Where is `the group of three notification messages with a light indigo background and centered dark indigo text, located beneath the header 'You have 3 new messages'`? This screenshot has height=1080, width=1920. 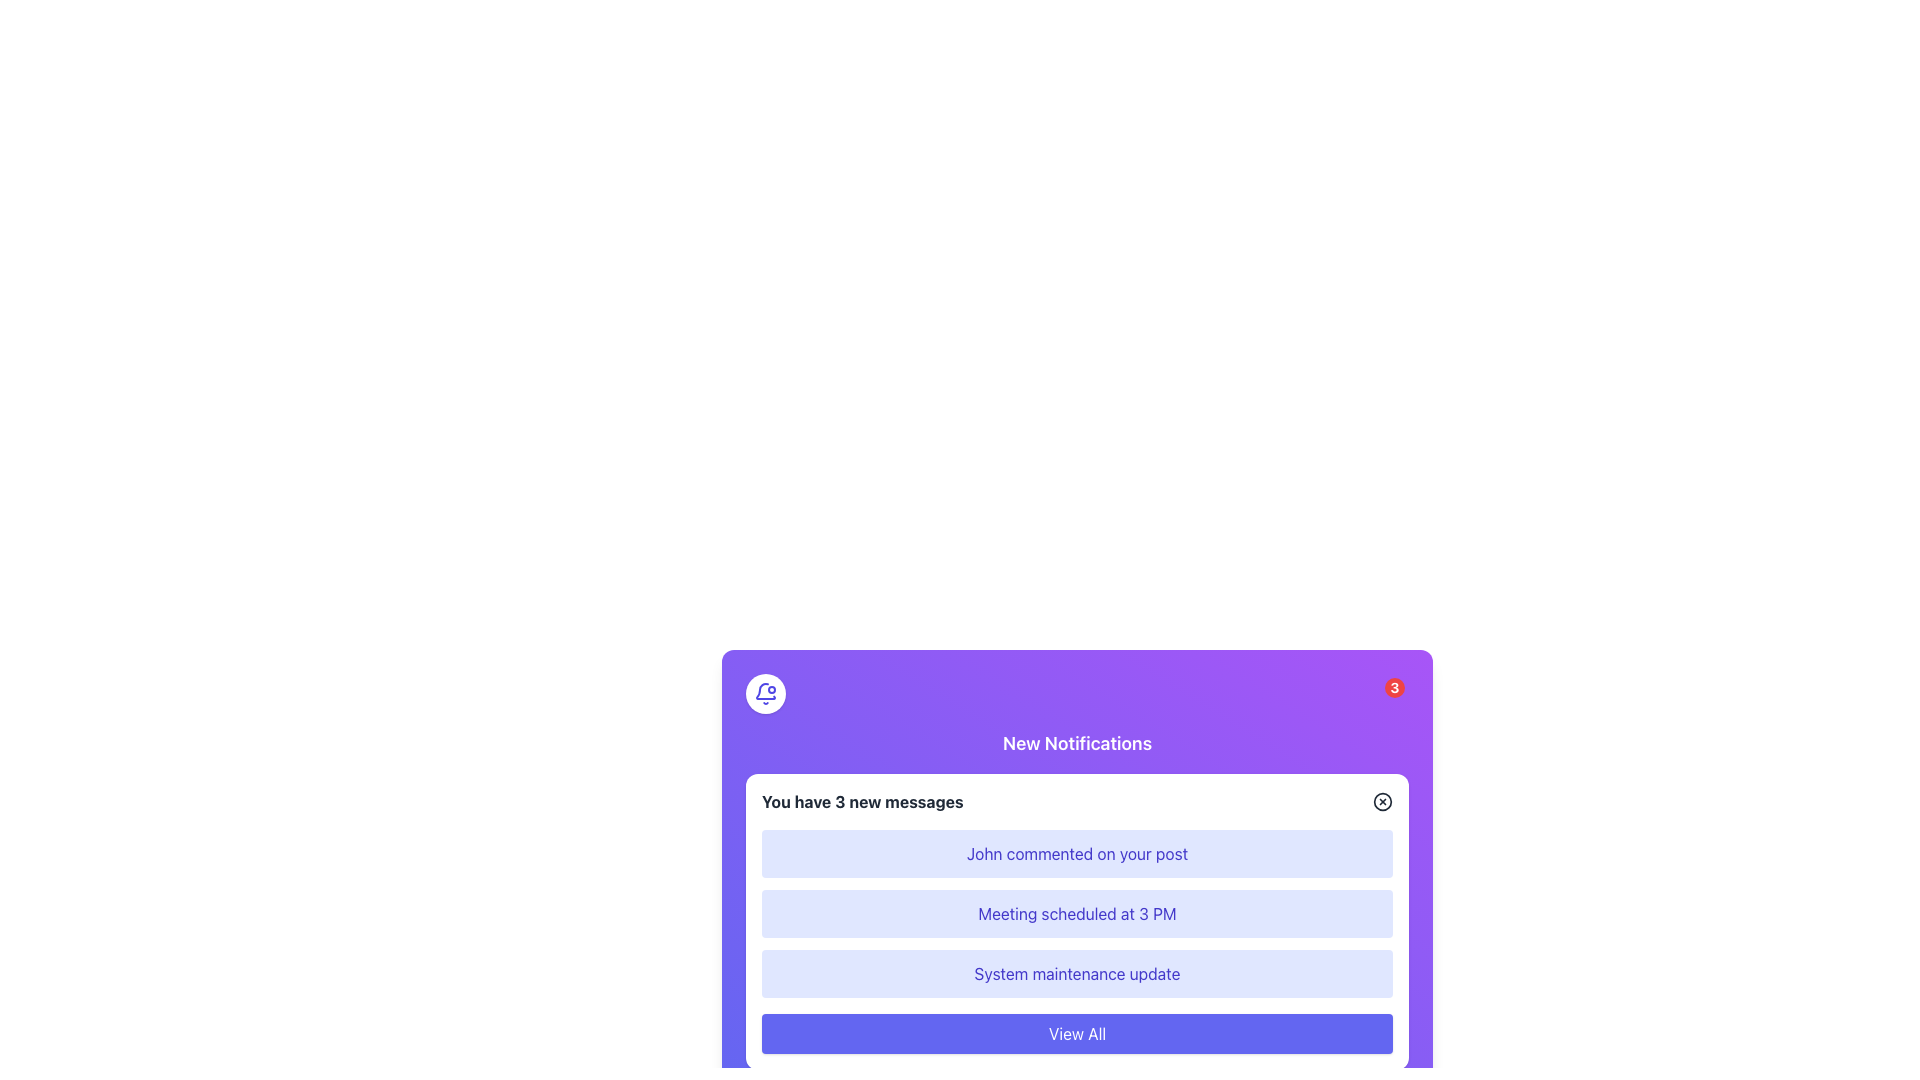 the group of three notification messages with a light indigo background and centered dark indigo text, located beneath the header 'You have 3 new messages' is located at coordinates (1076, 914).